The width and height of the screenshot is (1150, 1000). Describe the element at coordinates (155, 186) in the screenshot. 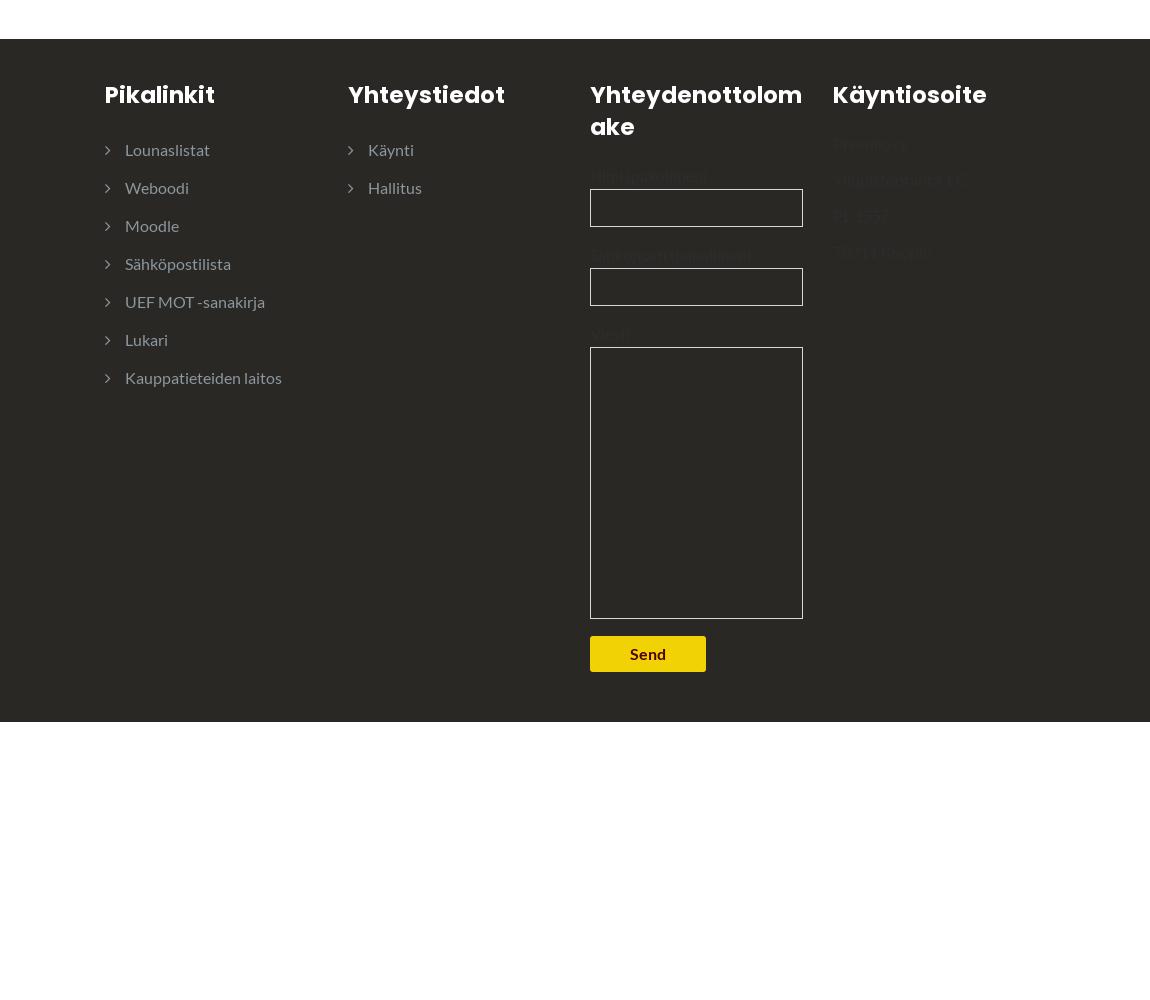

I see `'Weboodi'` at that location.